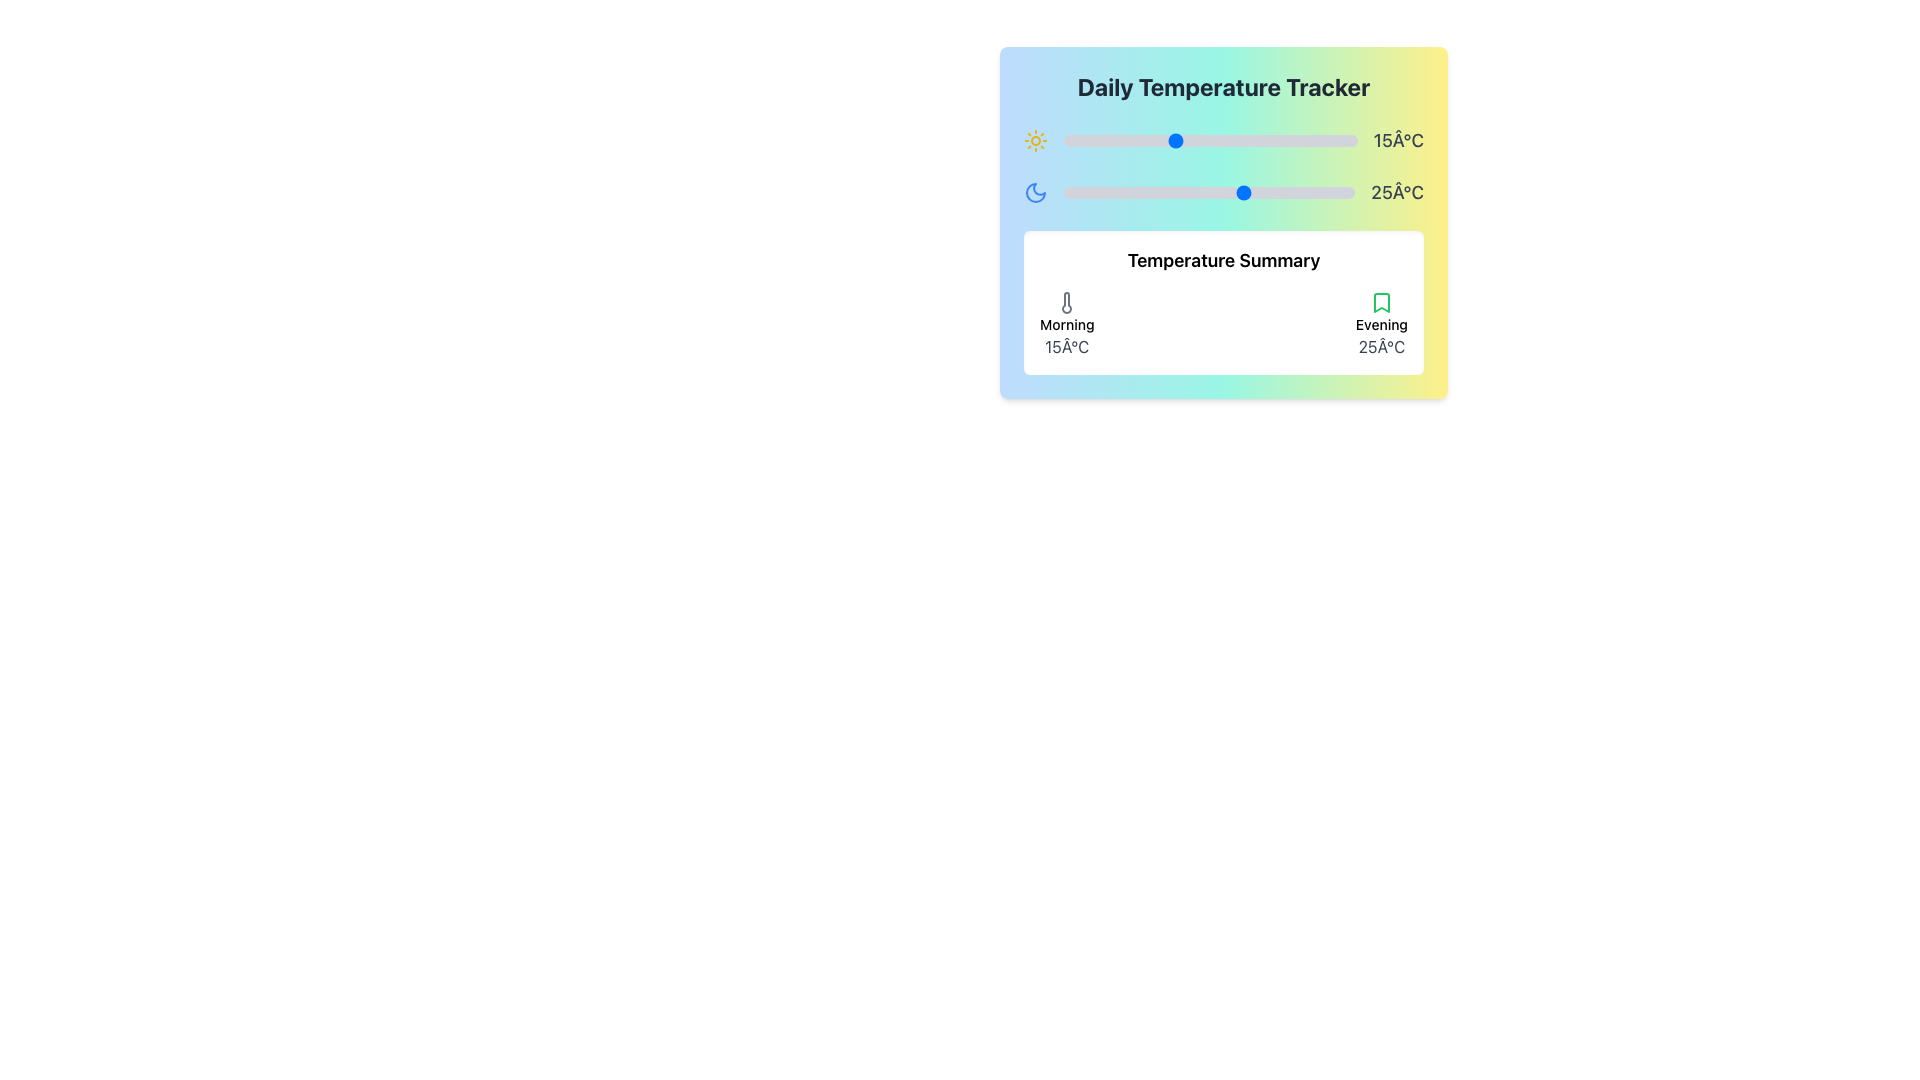  I want to click on the bookmarking icon located in the 'Temperature Summary' section next to the 'Evening' temperature text, so click(1381, 303).